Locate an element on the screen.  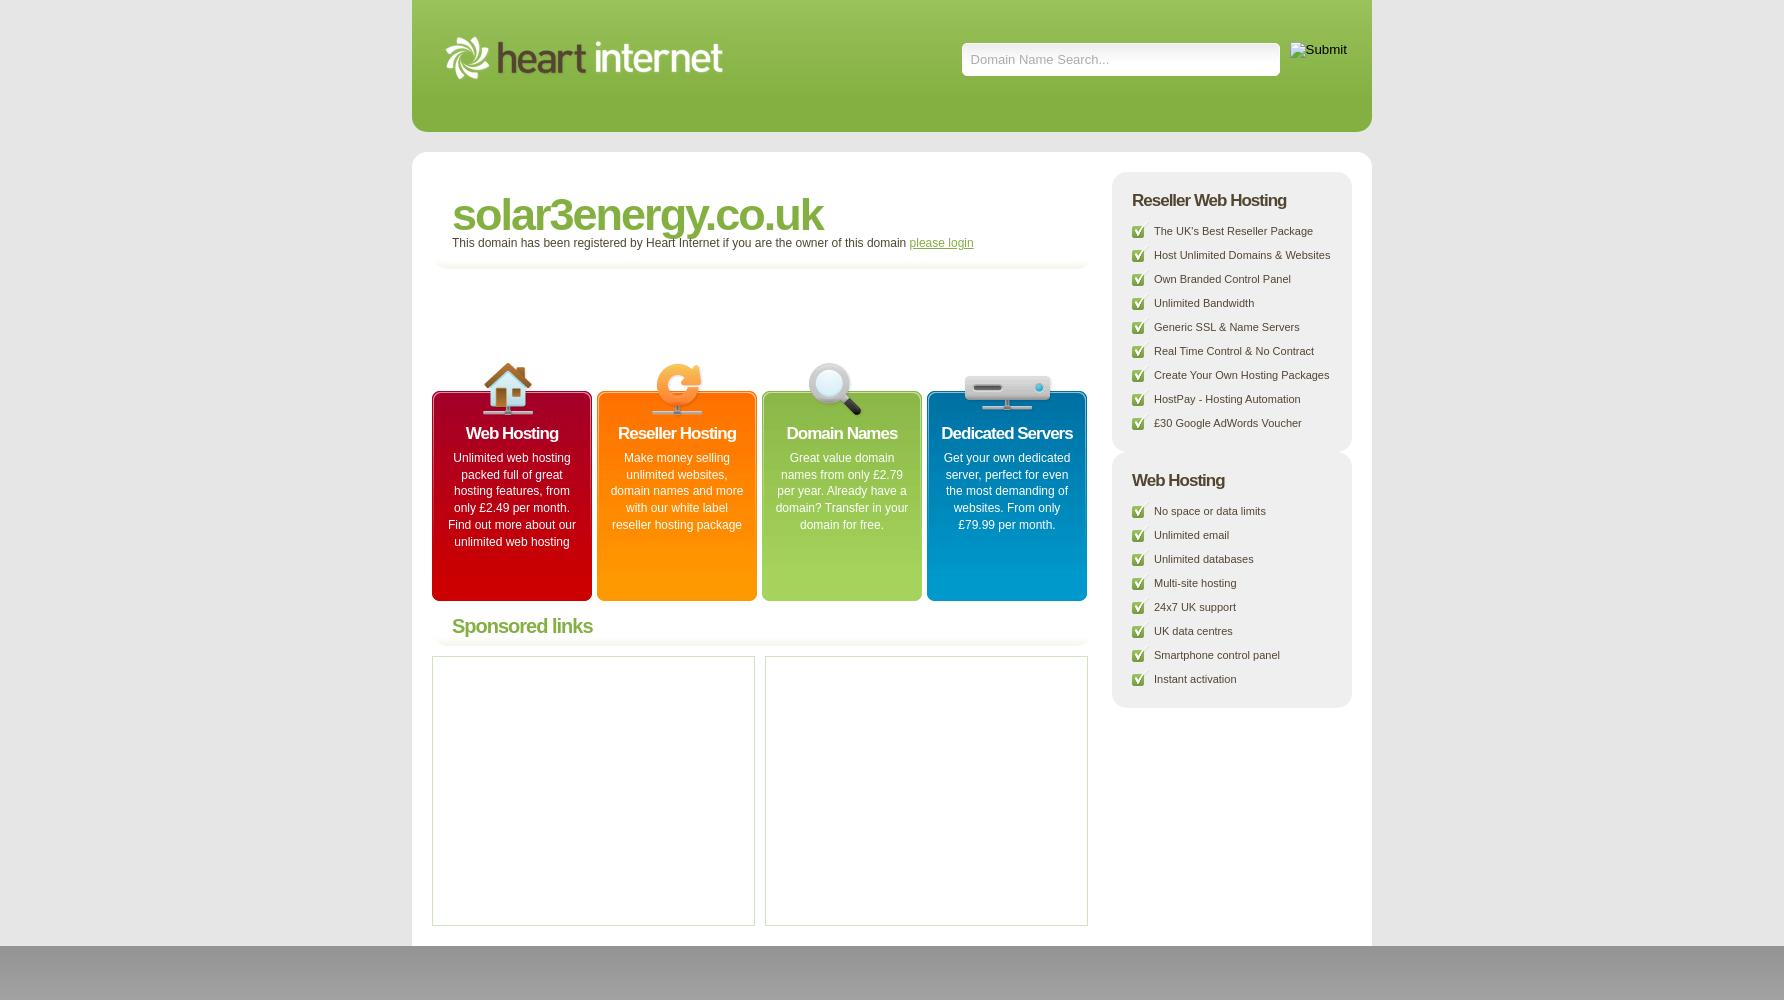
'Unlimited web hosting packed full of great hosting features, from only £2.49 per month. Find out more about our unlimited web hosting' is located at coordinates (447, 498).